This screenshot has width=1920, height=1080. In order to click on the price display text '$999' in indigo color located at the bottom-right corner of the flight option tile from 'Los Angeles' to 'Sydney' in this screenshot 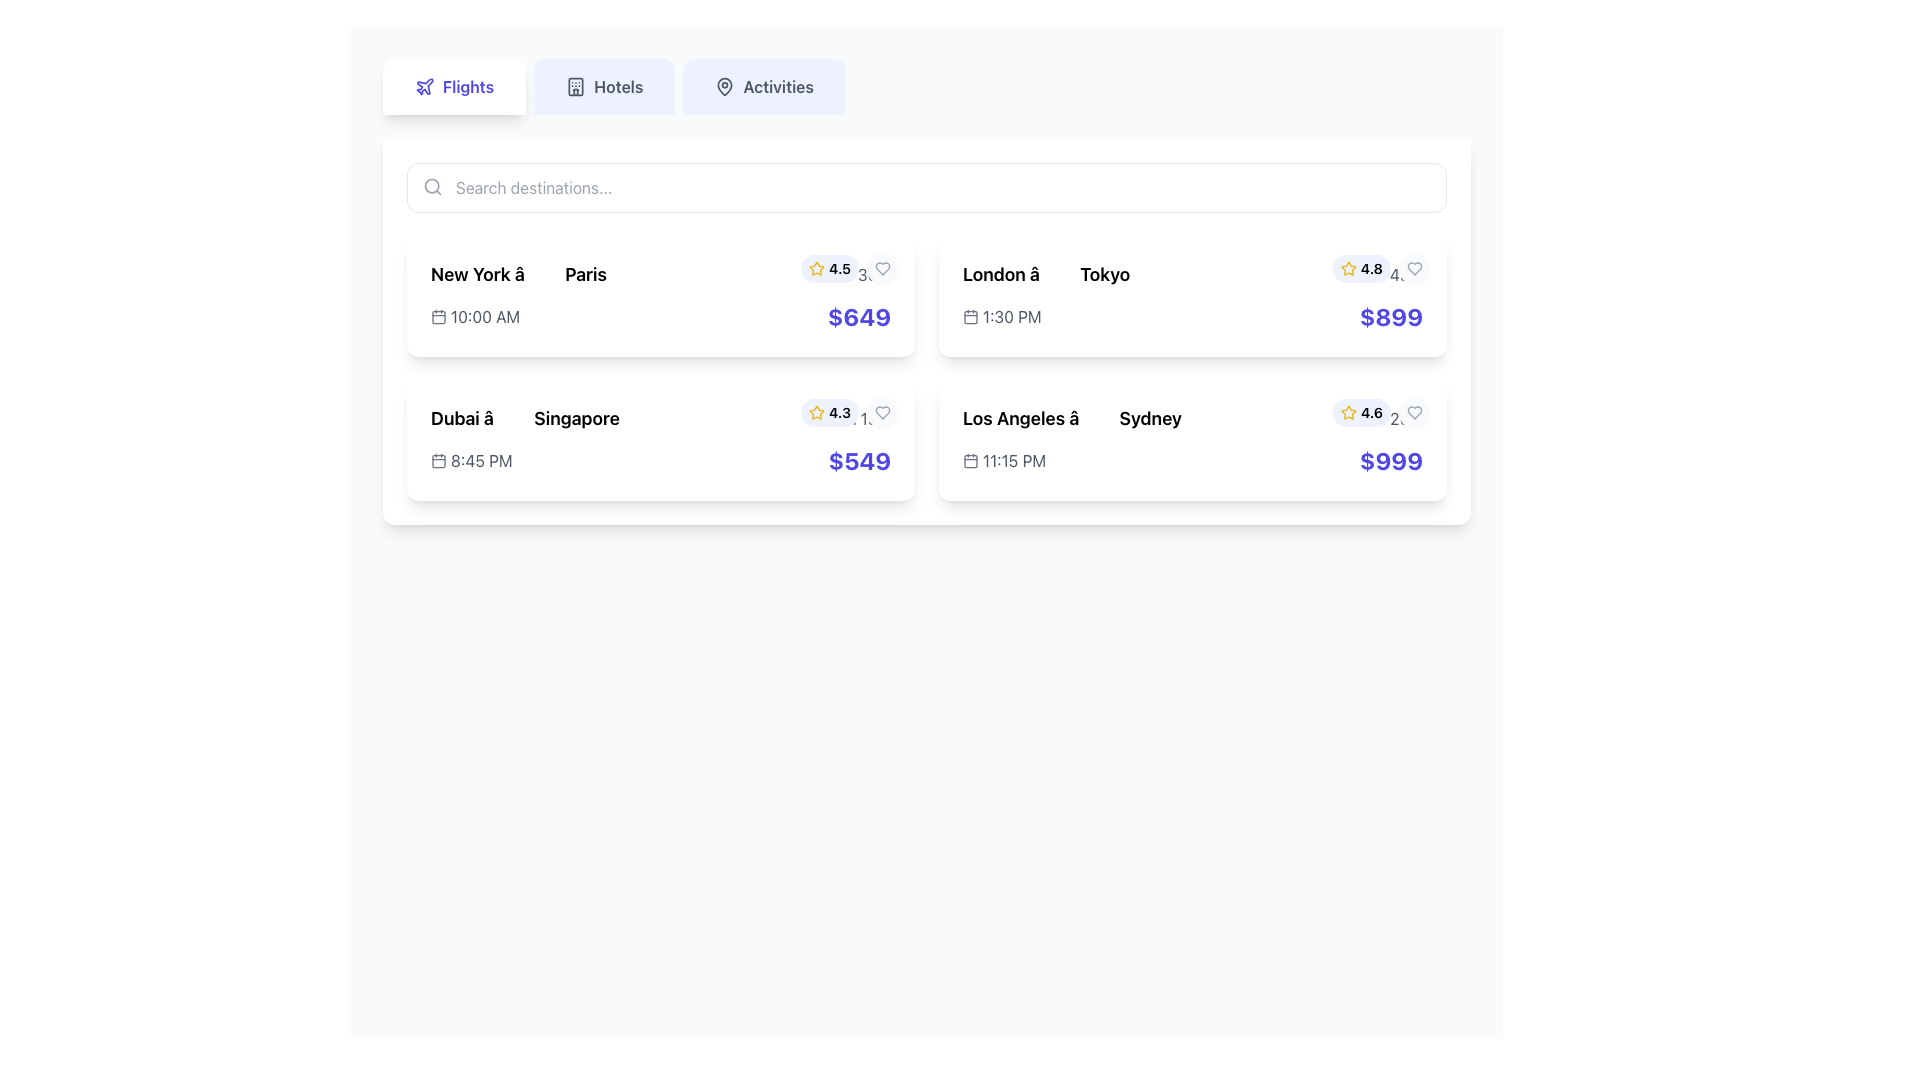, I will do `click(1390, 461)`.